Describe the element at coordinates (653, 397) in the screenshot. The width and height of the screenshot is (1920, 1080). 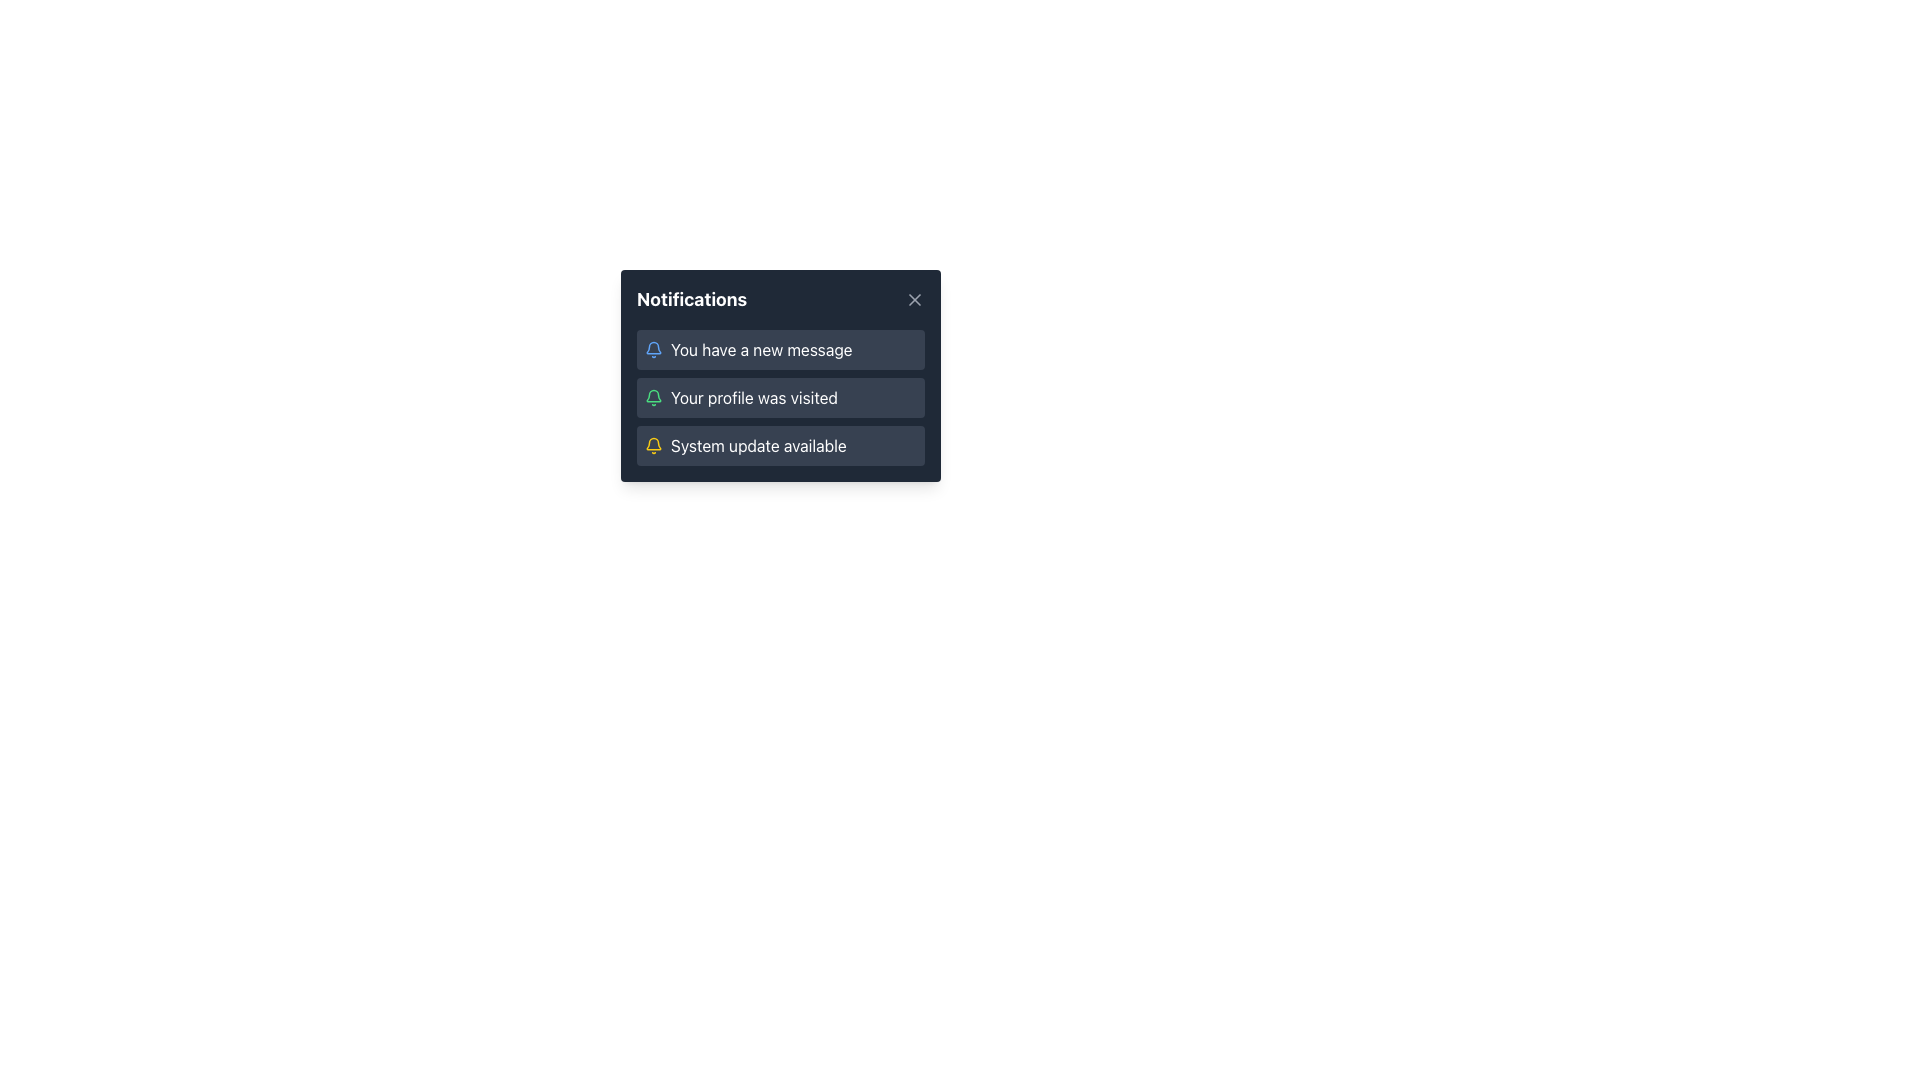
I see `the bell-shaped icon with a green outline located next to the text 'Your profile was visited' in the notification popup` at that location.